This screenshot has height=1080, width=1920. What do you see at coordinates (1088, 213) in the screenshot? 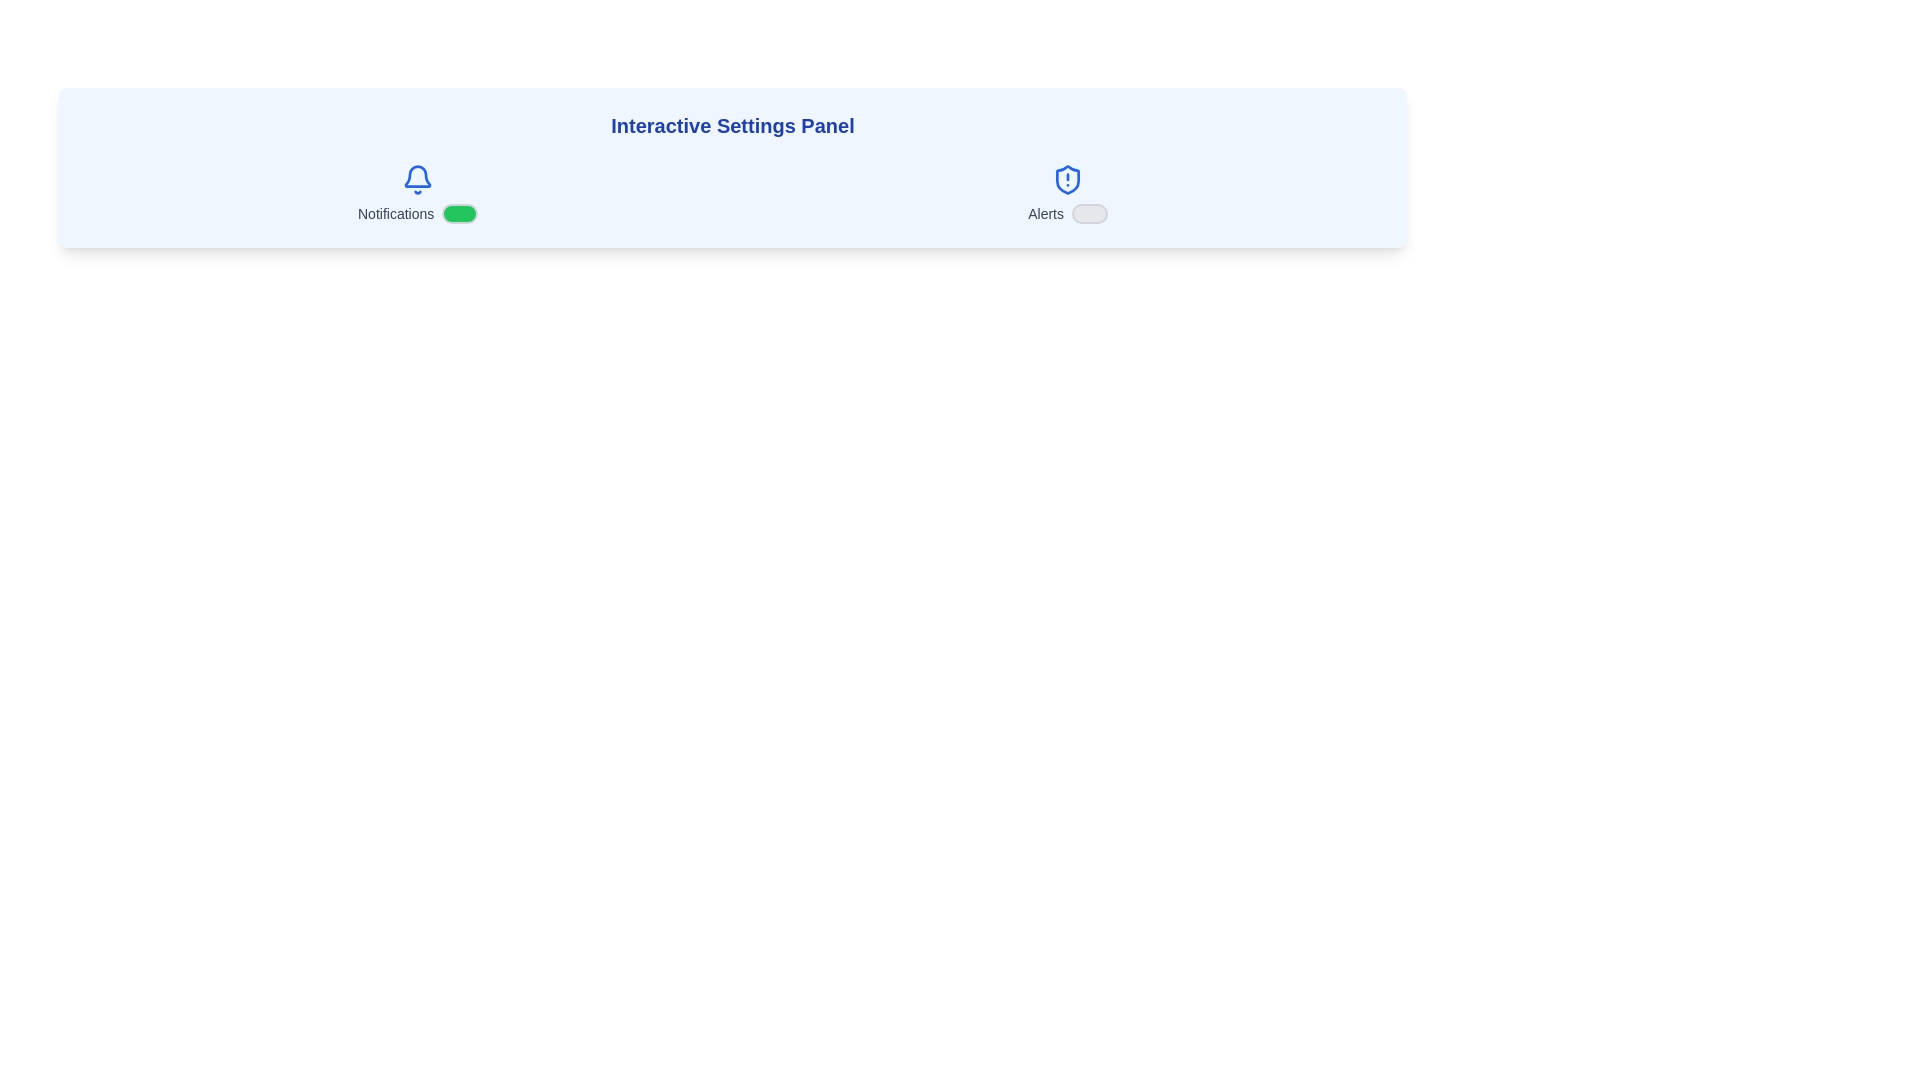
I see `the Alerts checkbox to toggle its state` at bounding box center [1088, 213].